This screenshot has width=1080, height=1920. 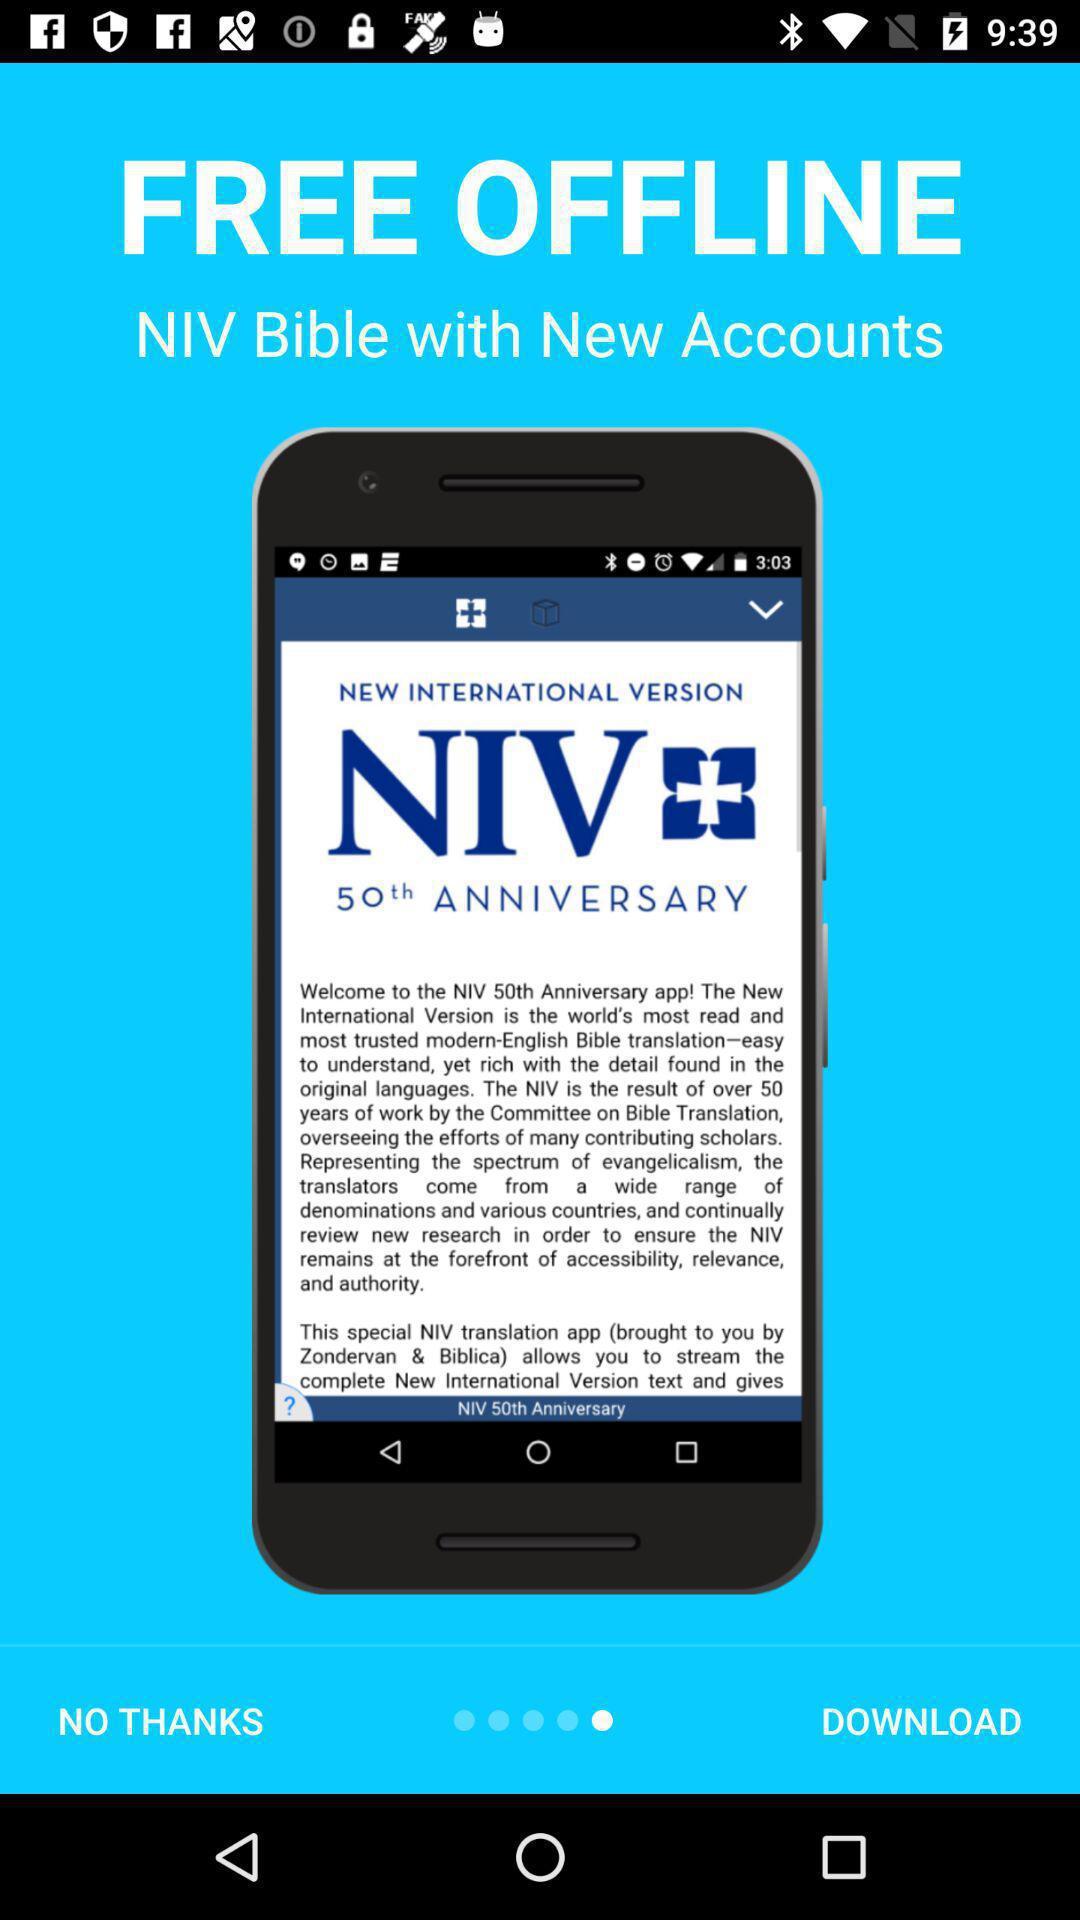 I want to click on the download, so click(x=921, y=1719).